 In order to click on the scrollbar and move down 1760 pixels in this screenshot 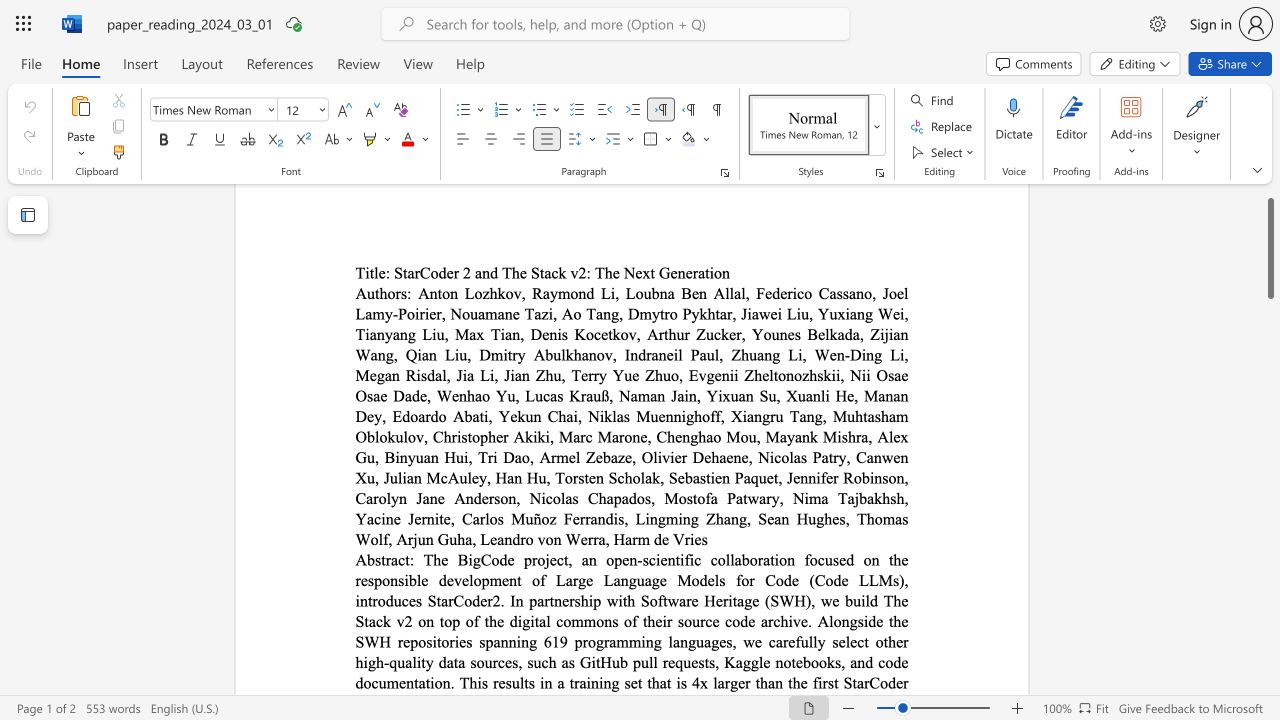, I will do `click(1269, 247)`.